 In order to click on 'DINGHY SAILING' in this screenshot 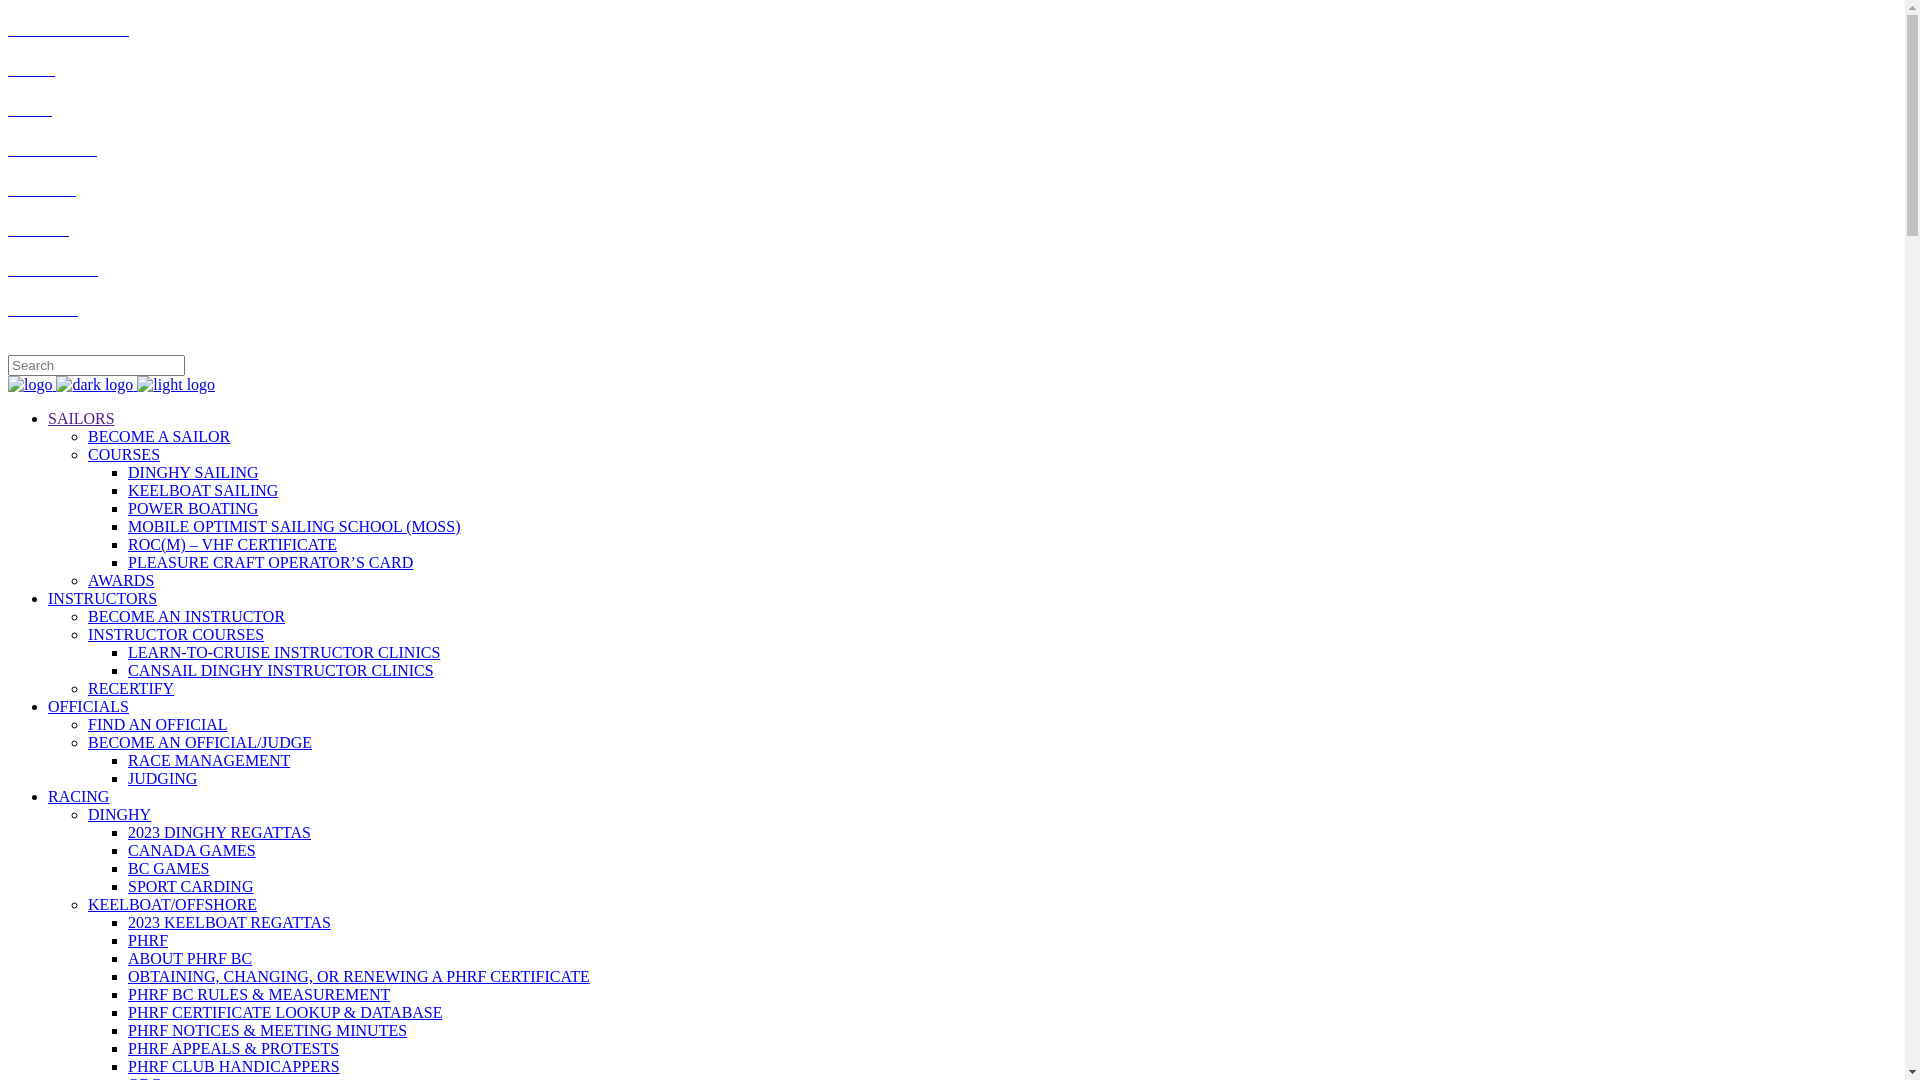, I will do `click(193, 472)`.